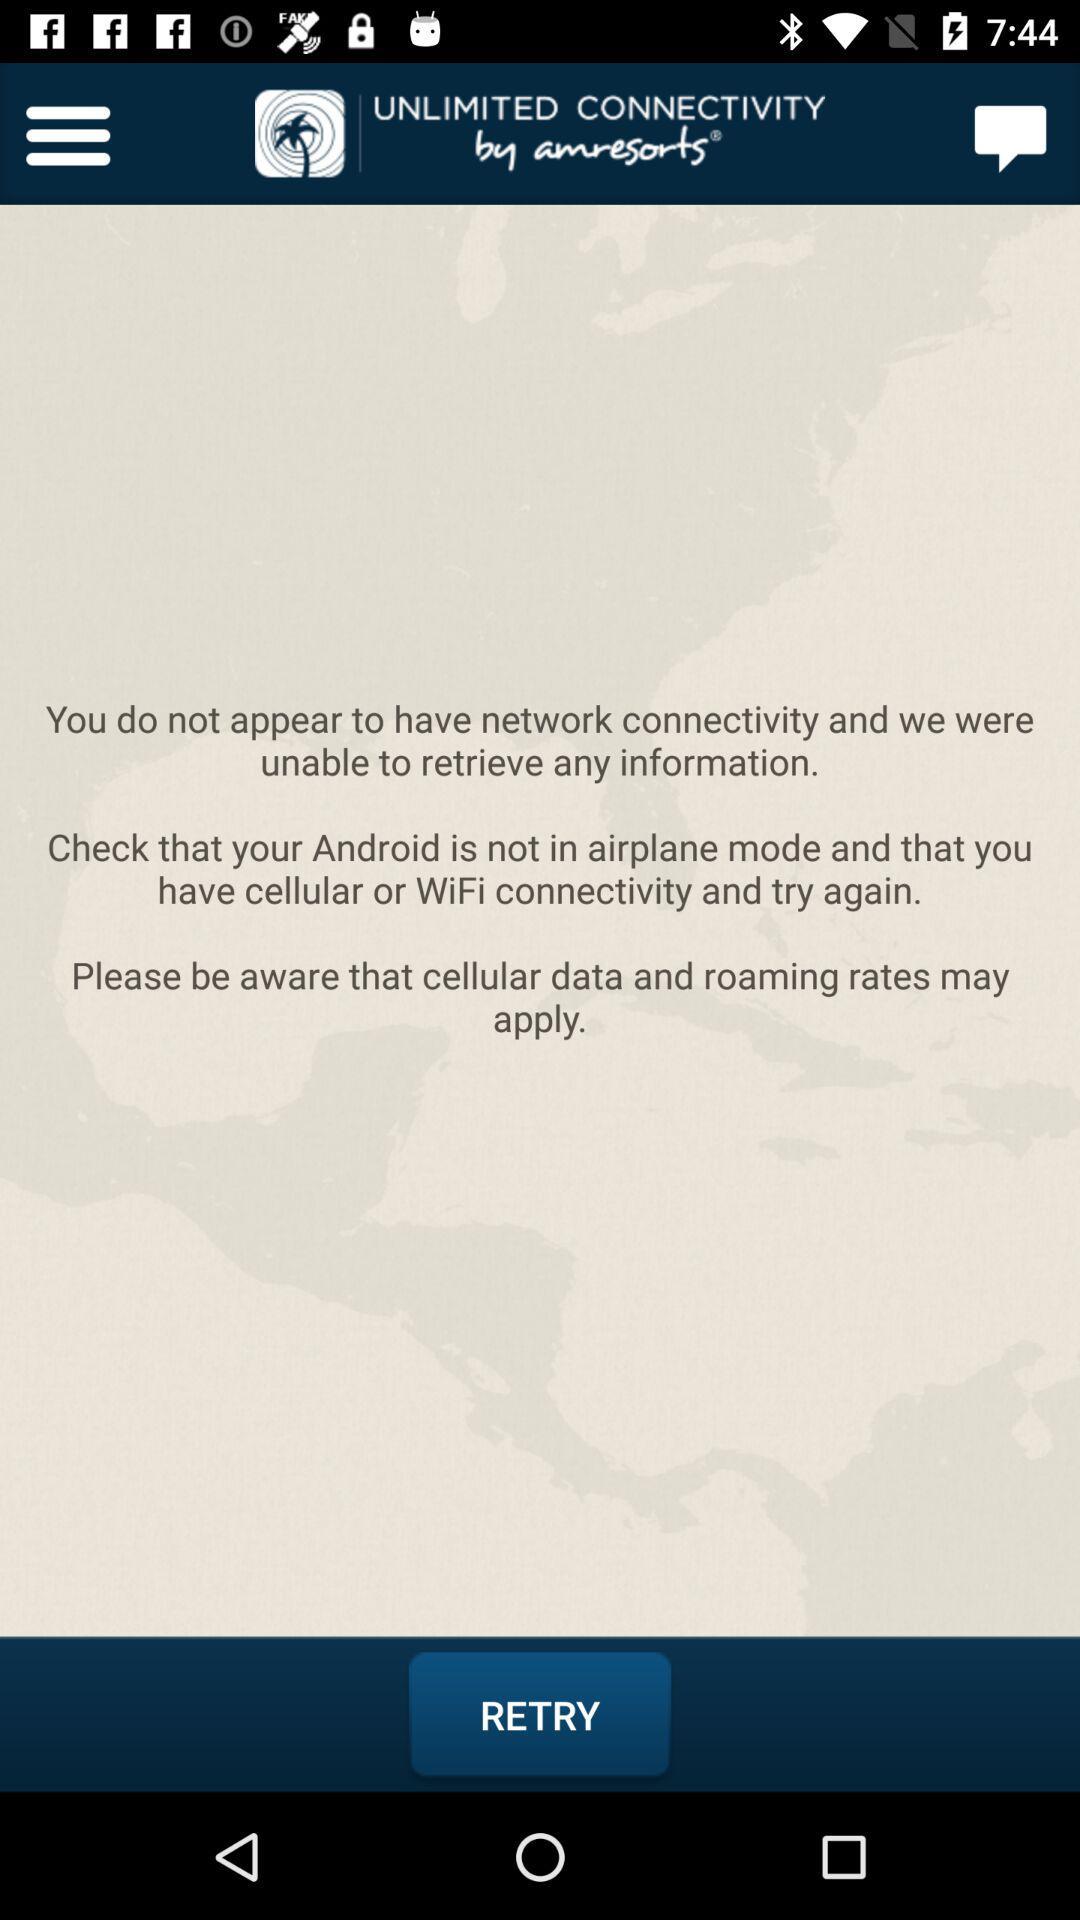 Image resolution: width=1080 pixels, height=1920 pixels. What do you see at coordinates (67, 132) in the screenshot?
I see `the menu icon` at bounding box center [67, 132].